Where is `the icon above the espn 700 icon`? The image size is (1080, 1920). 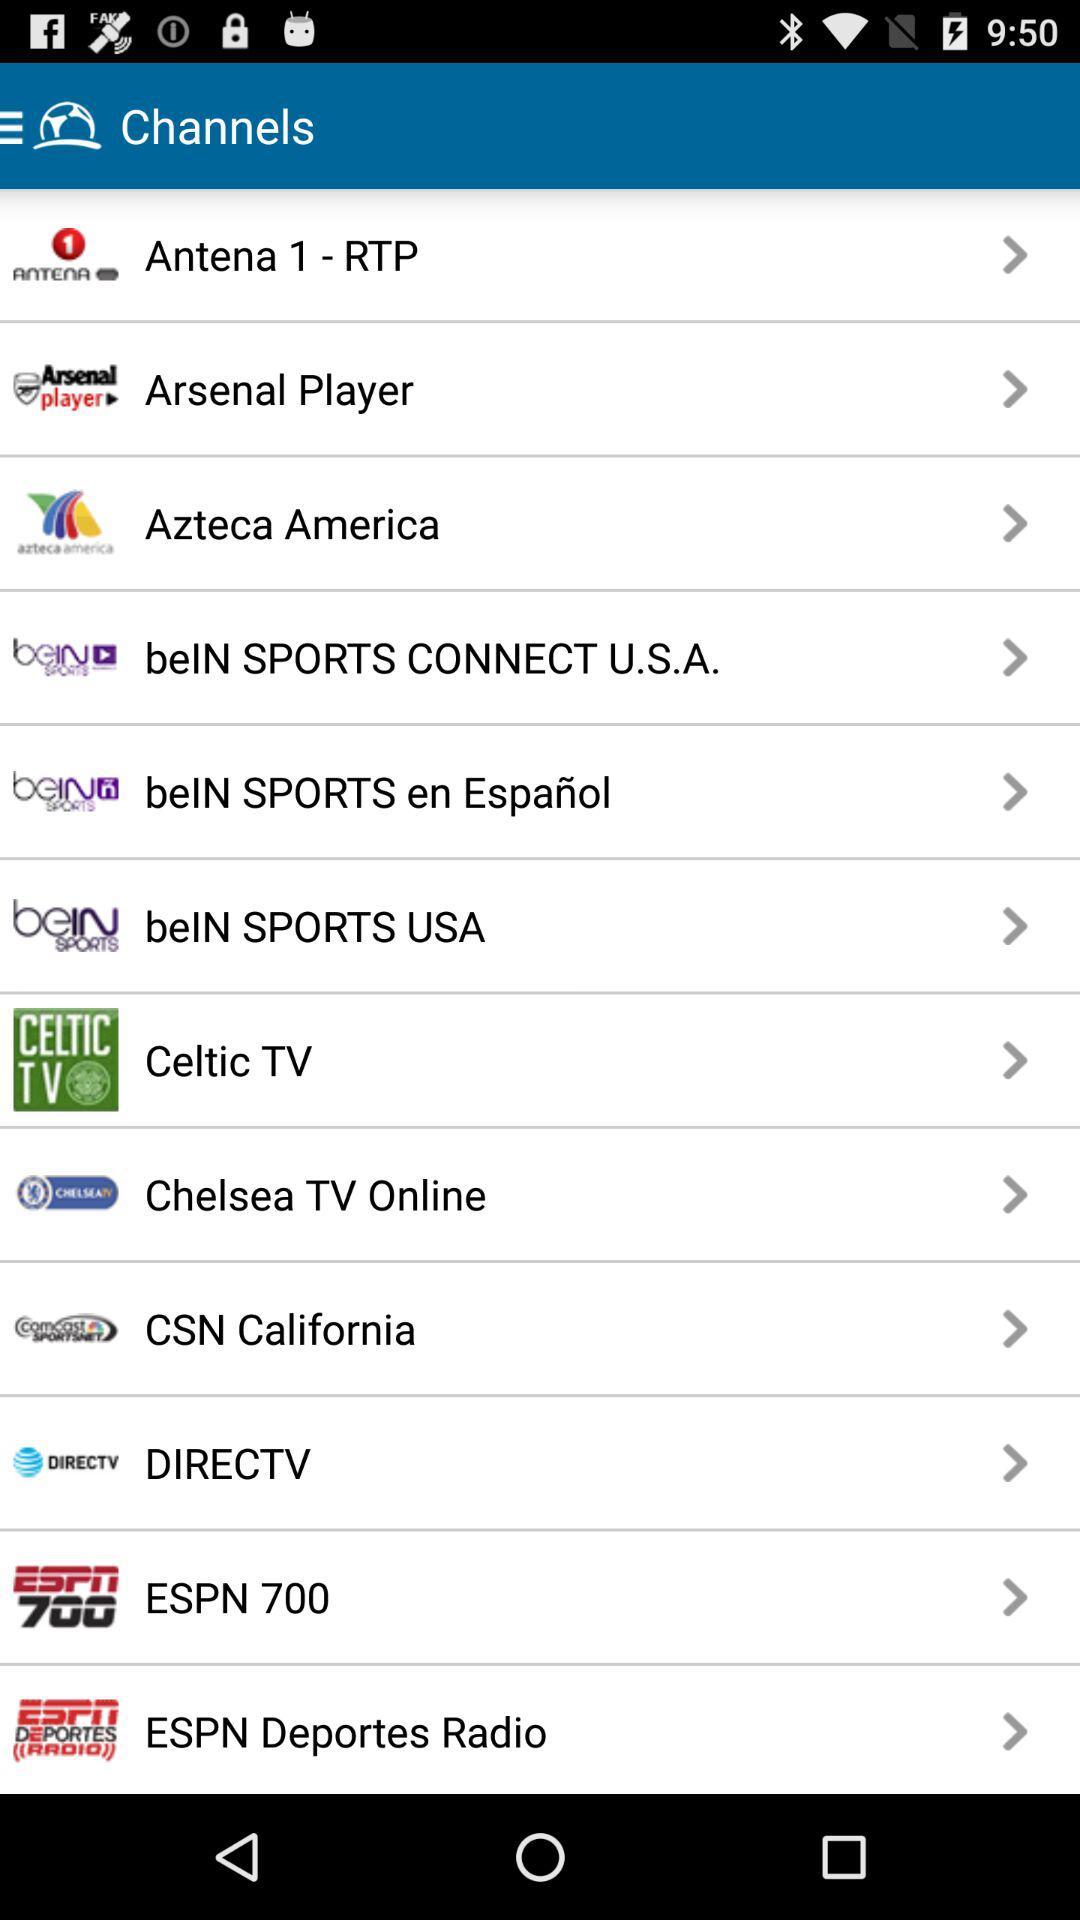
the icon above the espn 700 icon is located at coordinates (468, 1462).